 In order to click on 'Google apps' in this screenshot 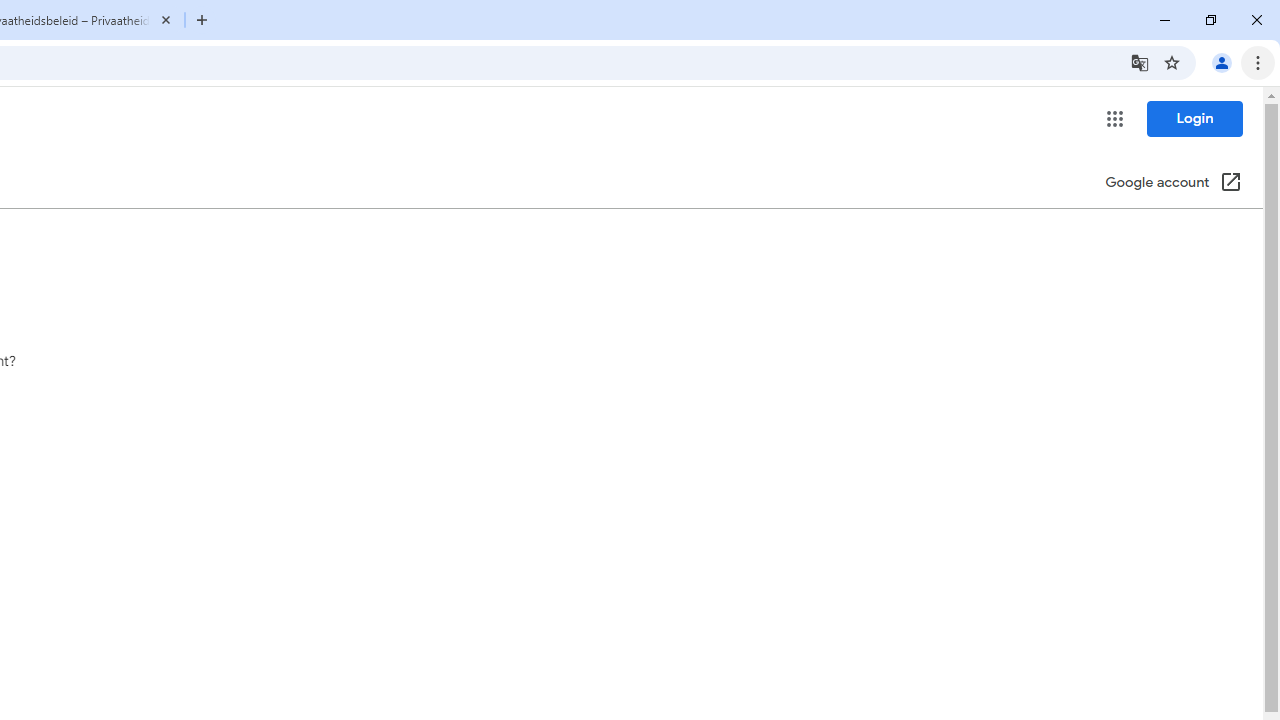, I will do `click(1113, 119)`.